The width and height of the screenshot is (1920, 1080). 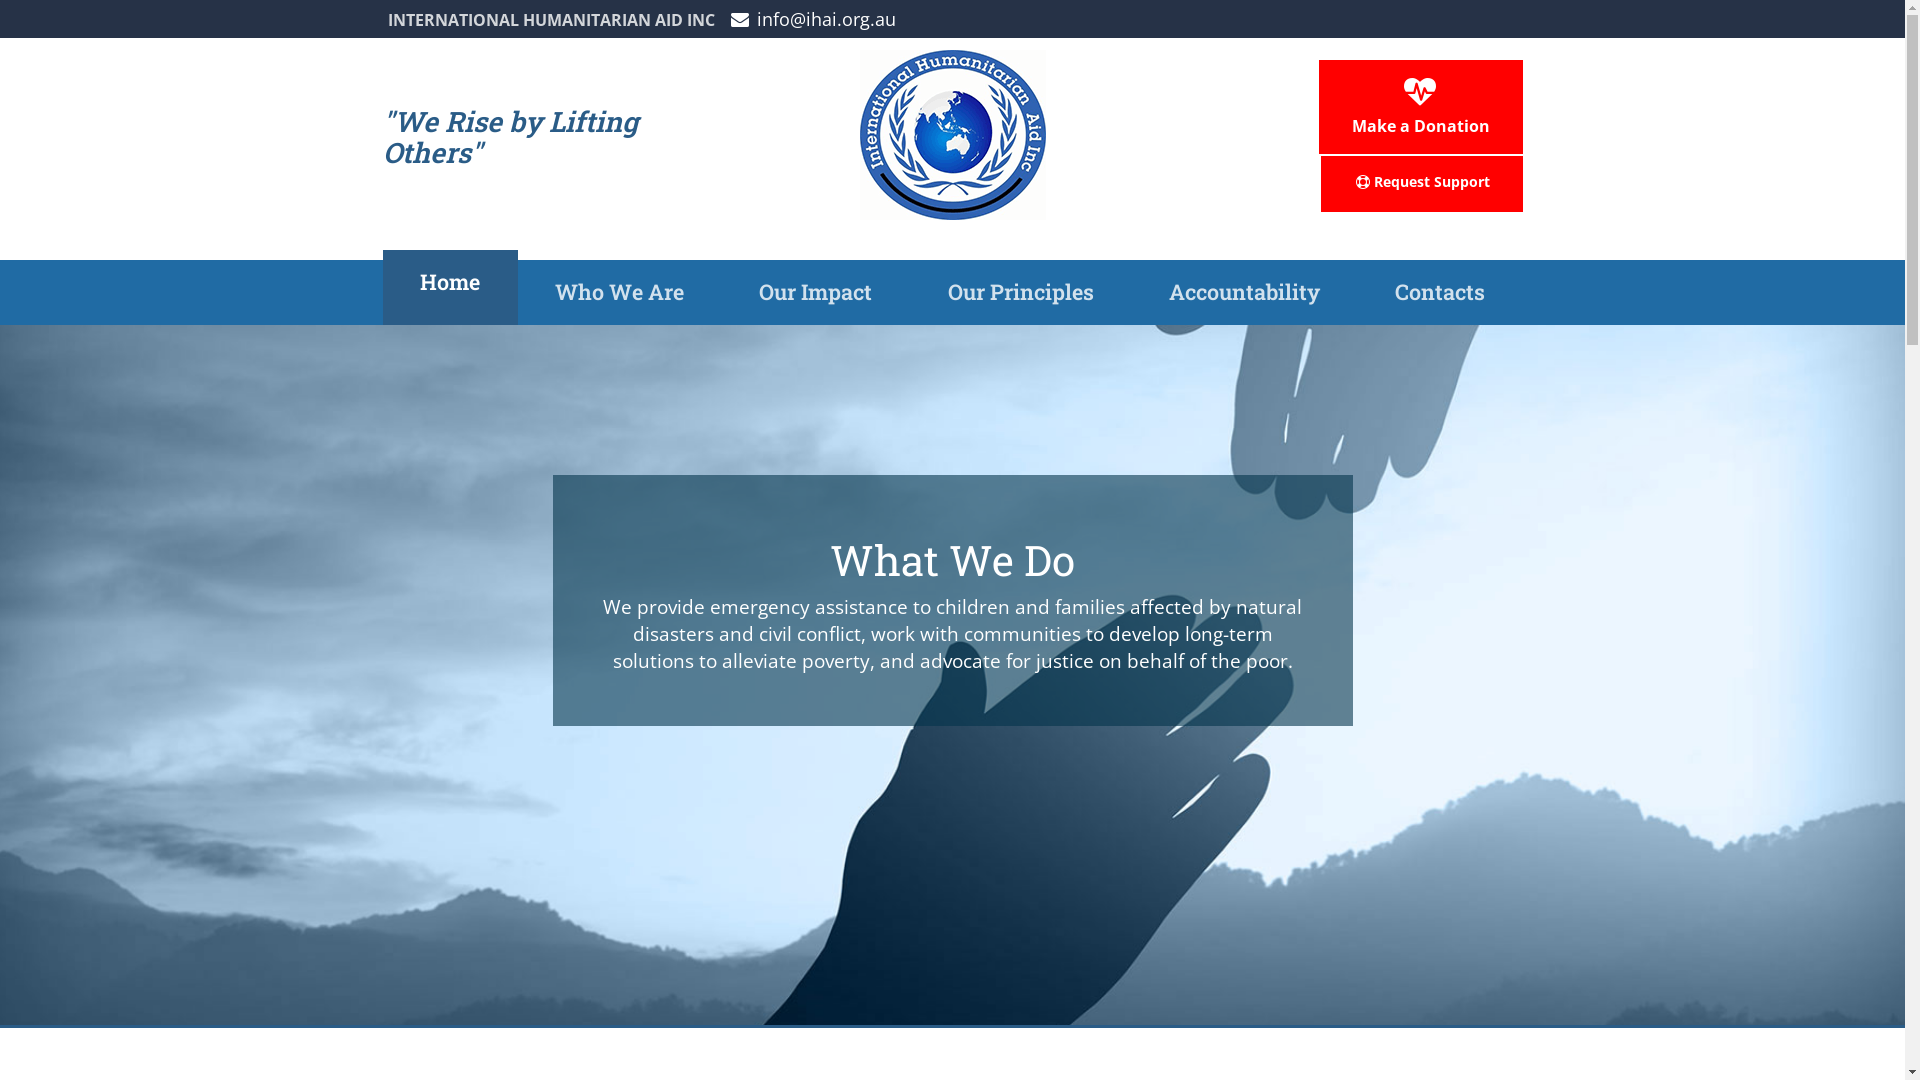 What do you see at coordinates (1419, 184) in the screenshot?
I see `'Request Support'` at bounding box center [1419, 184].